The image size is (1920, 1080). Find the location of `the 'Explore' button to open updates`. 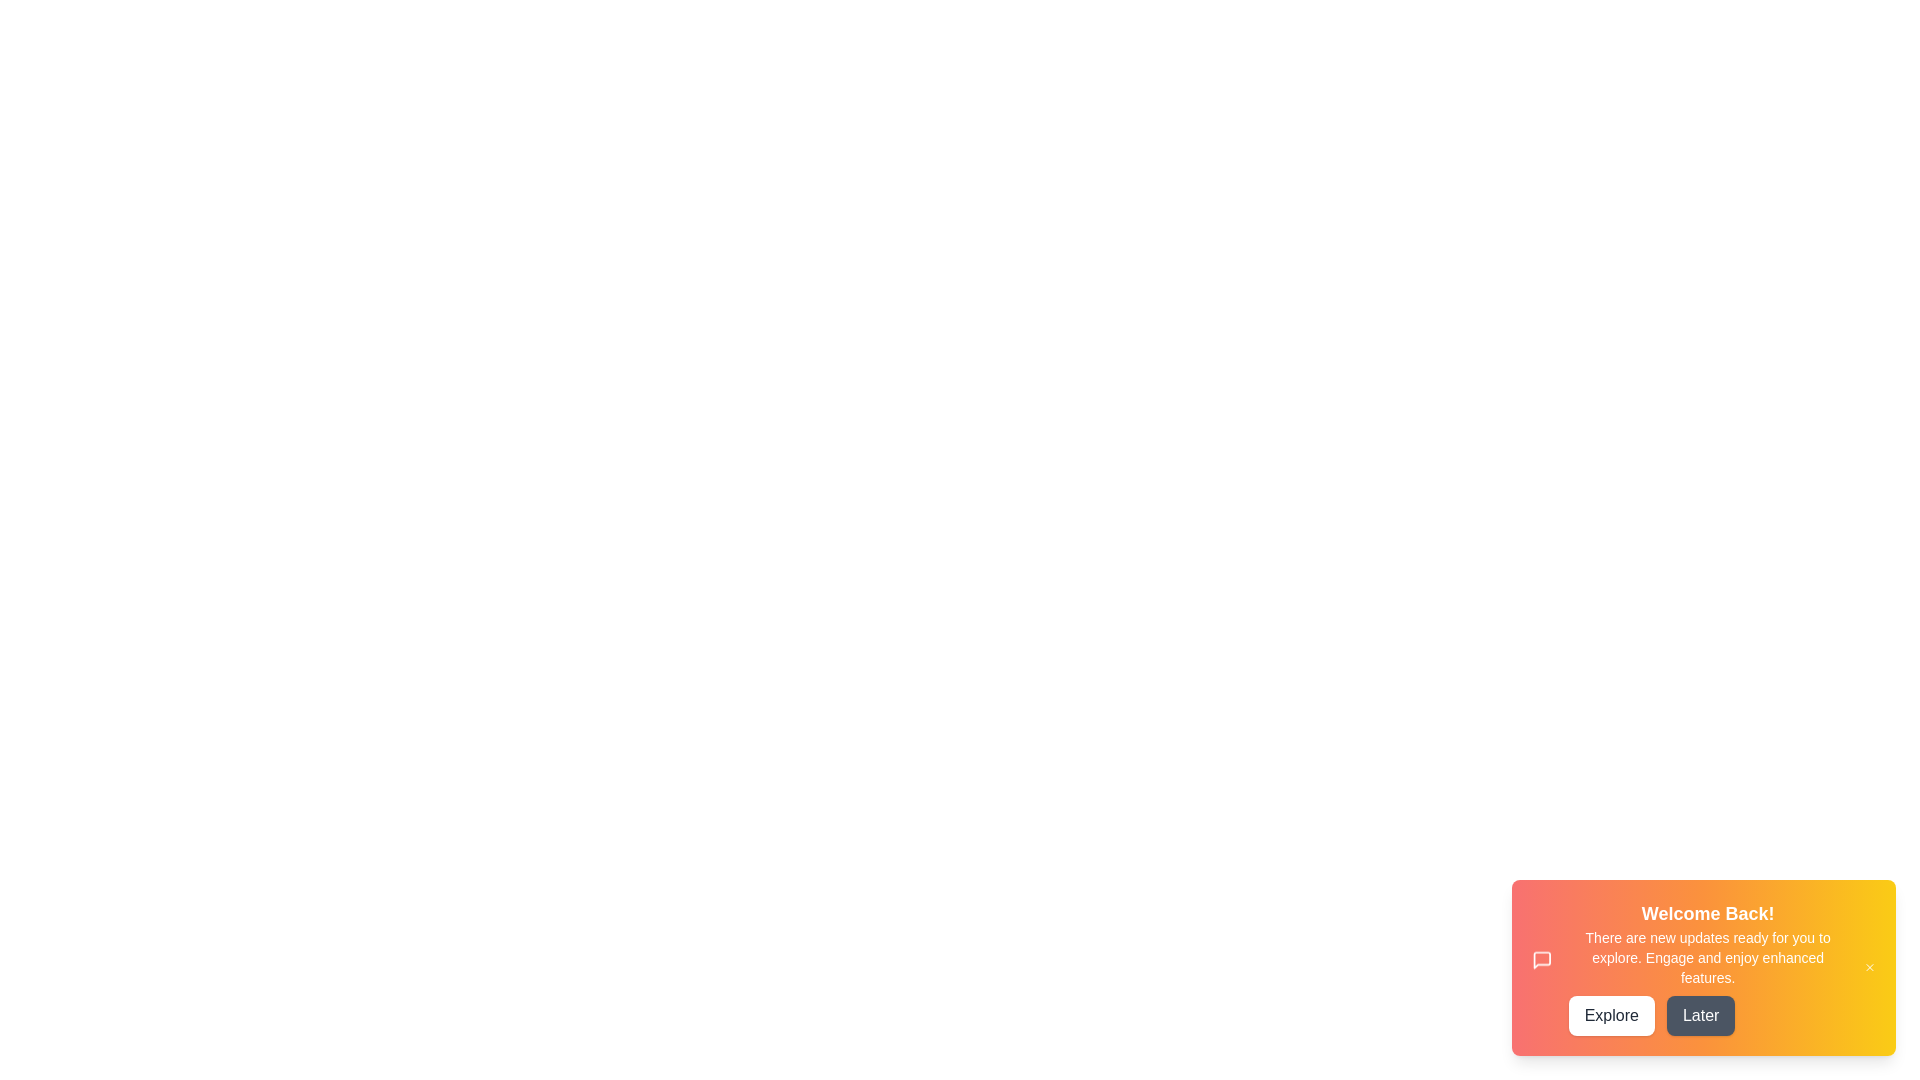

the 'Explore' button to open updates is located at coordinates (1611, 1015).